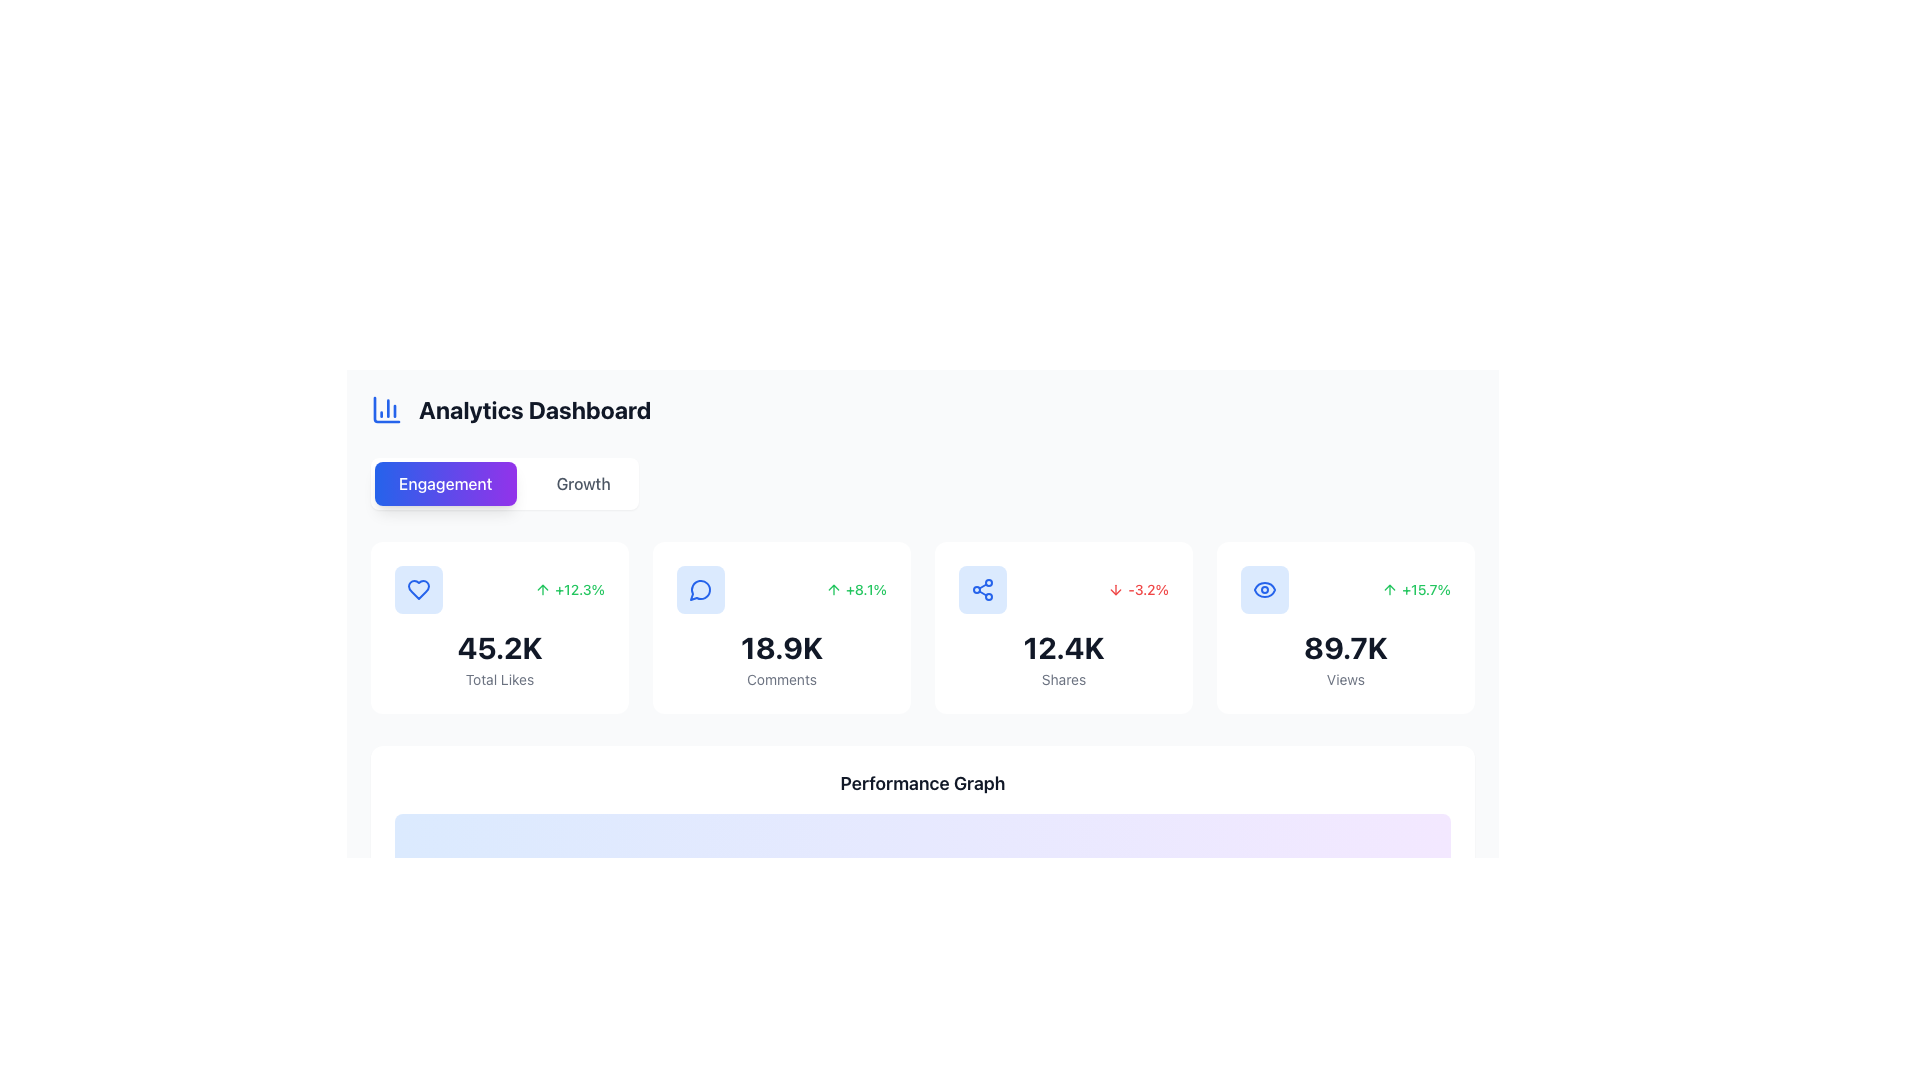 The image size is (1920, 1080). Describe the element at coordinates (833, 589) in the screenshot. I see `the growth icon located in the 'Comments' section of the dashboard, which shows a positive change of '+8.1%' next to it` at that location.